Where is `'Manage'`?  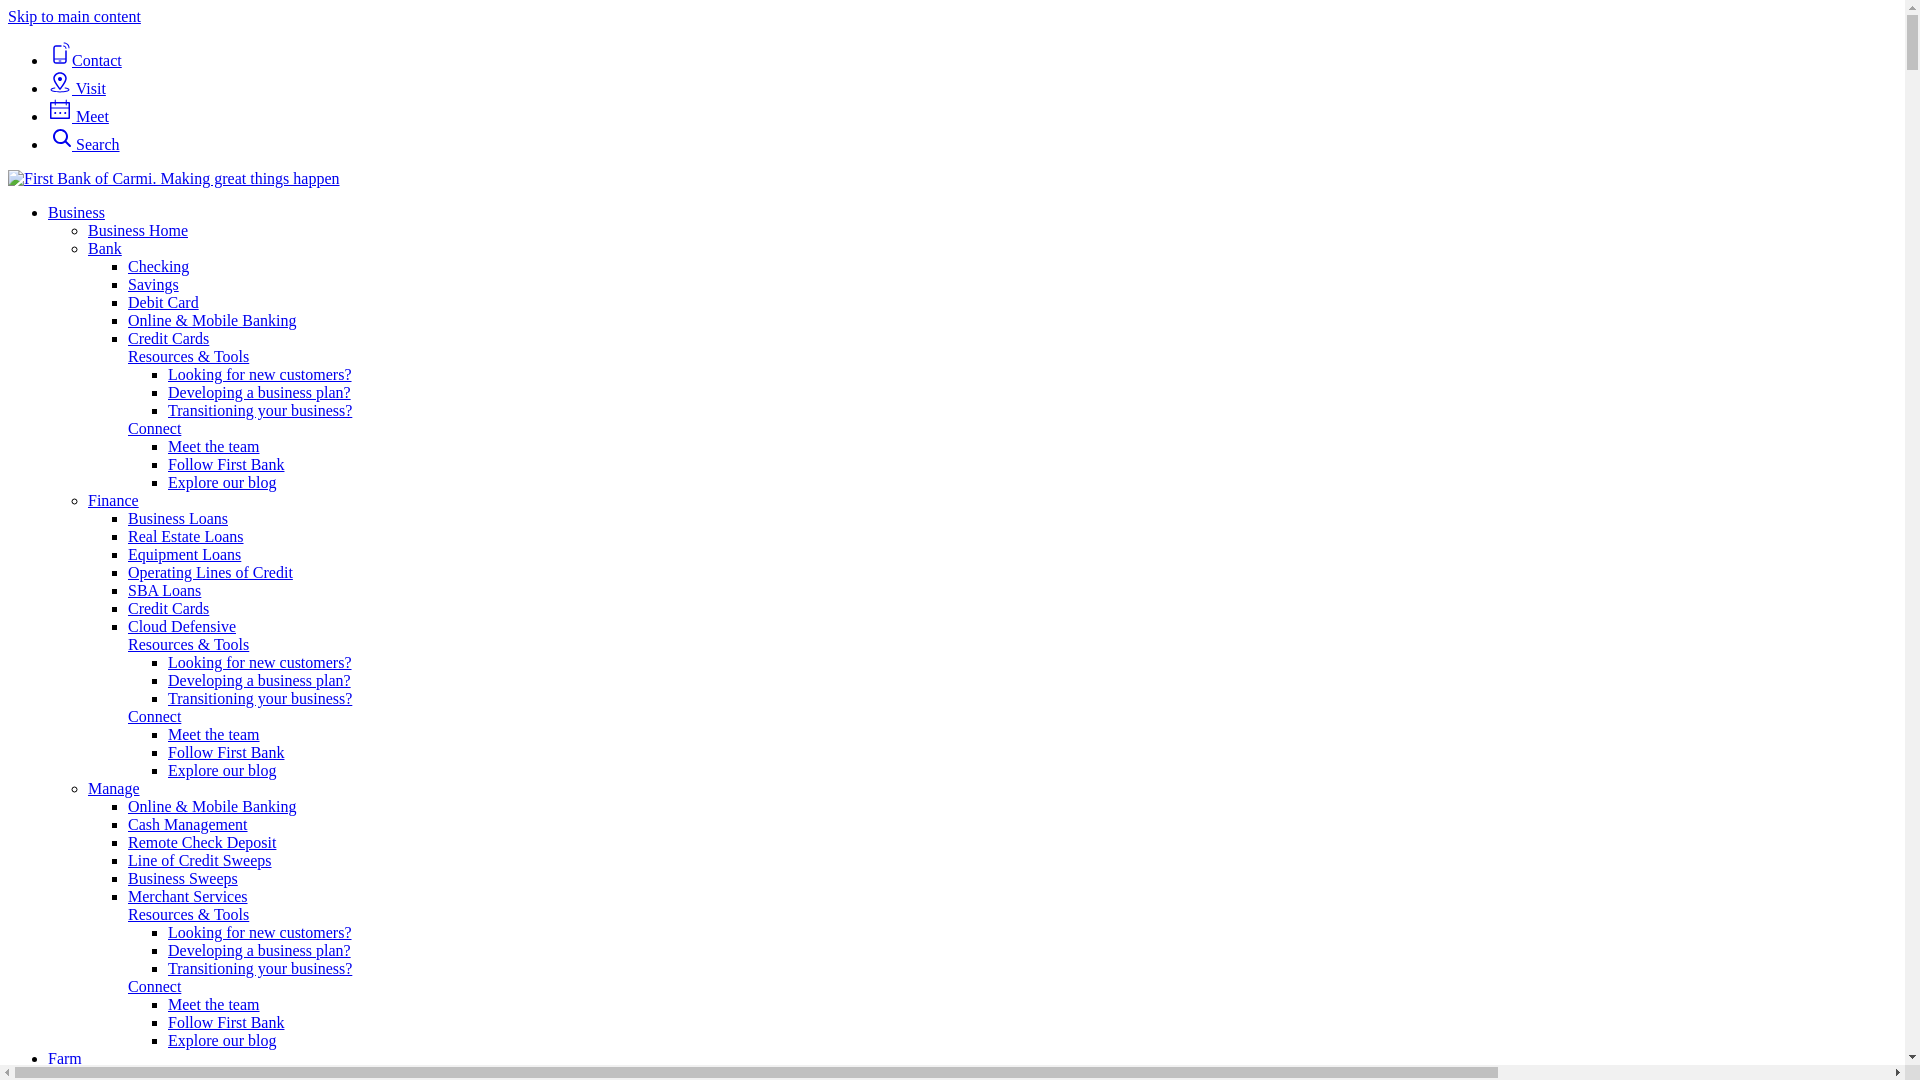 'Manage' is located at coordinates (113, 787).